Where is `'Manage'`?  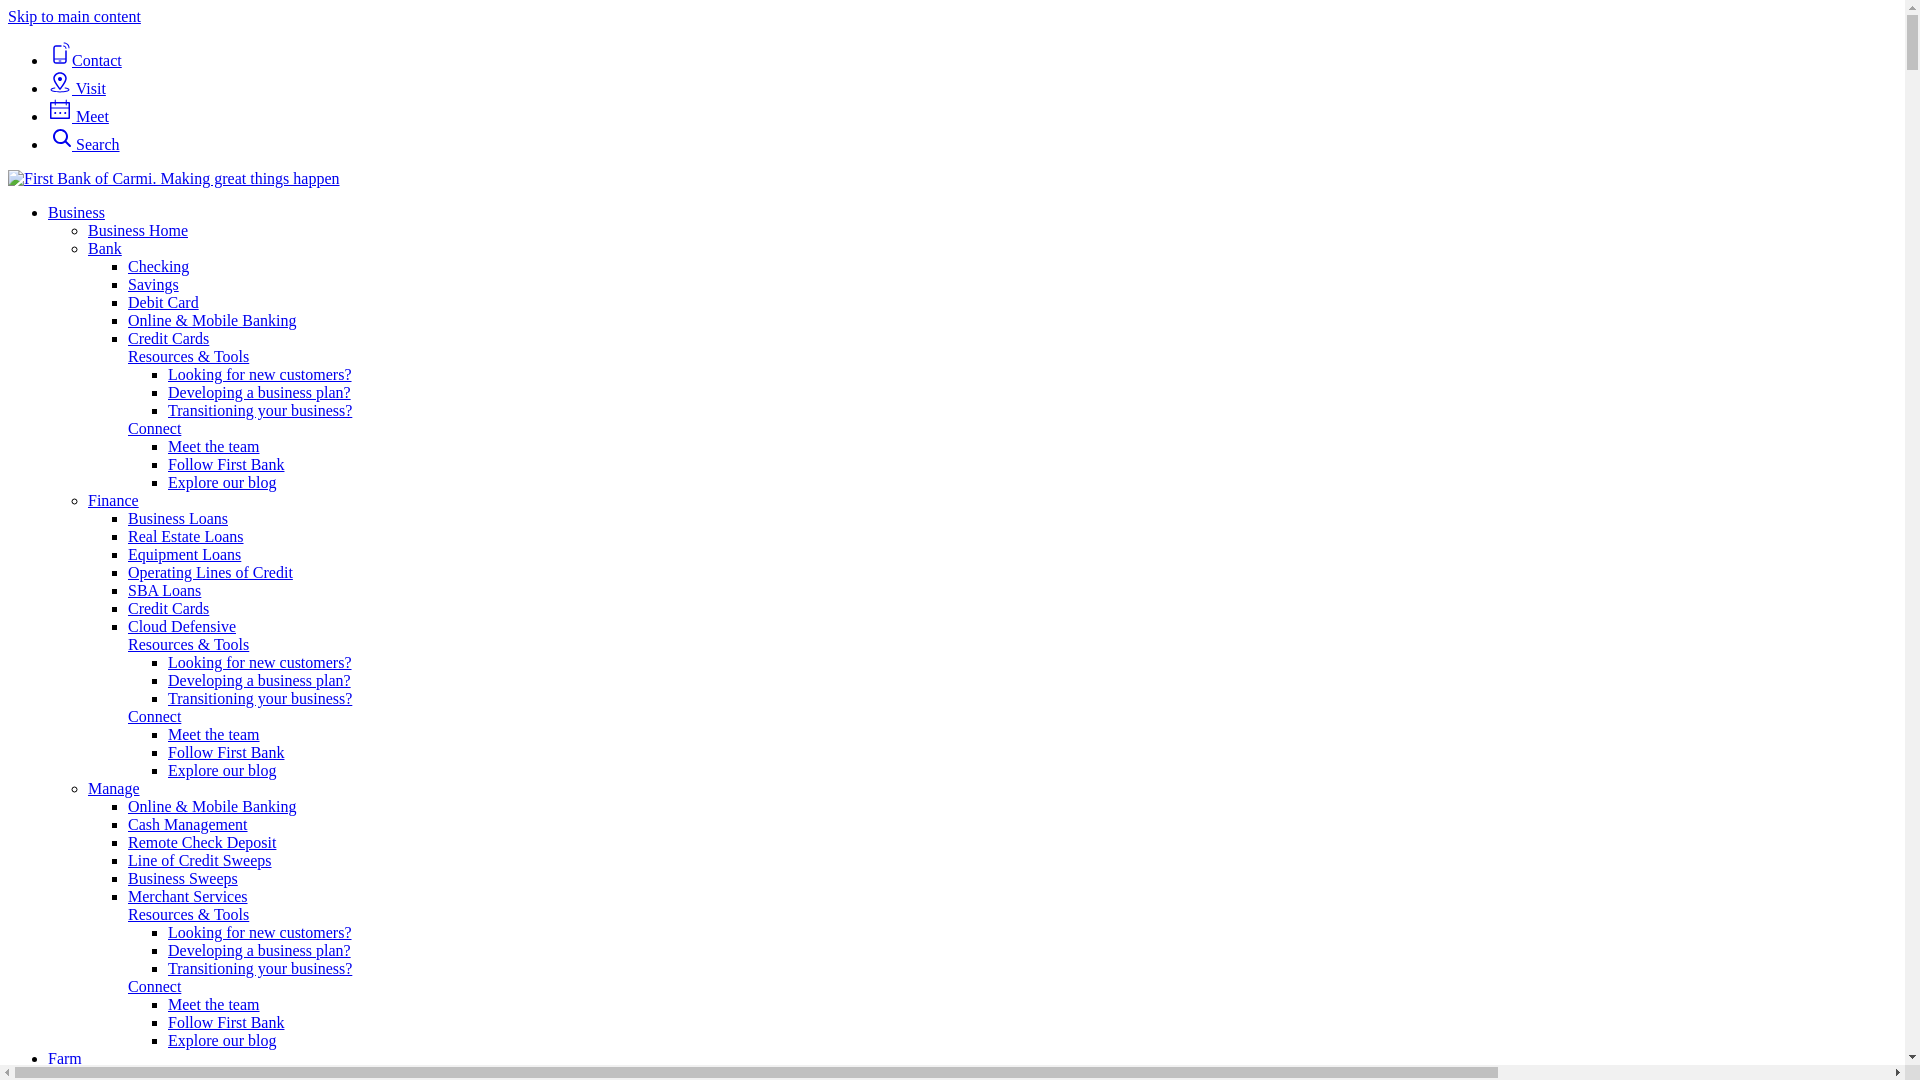 'Manage' is located at coordinates (113, 787).